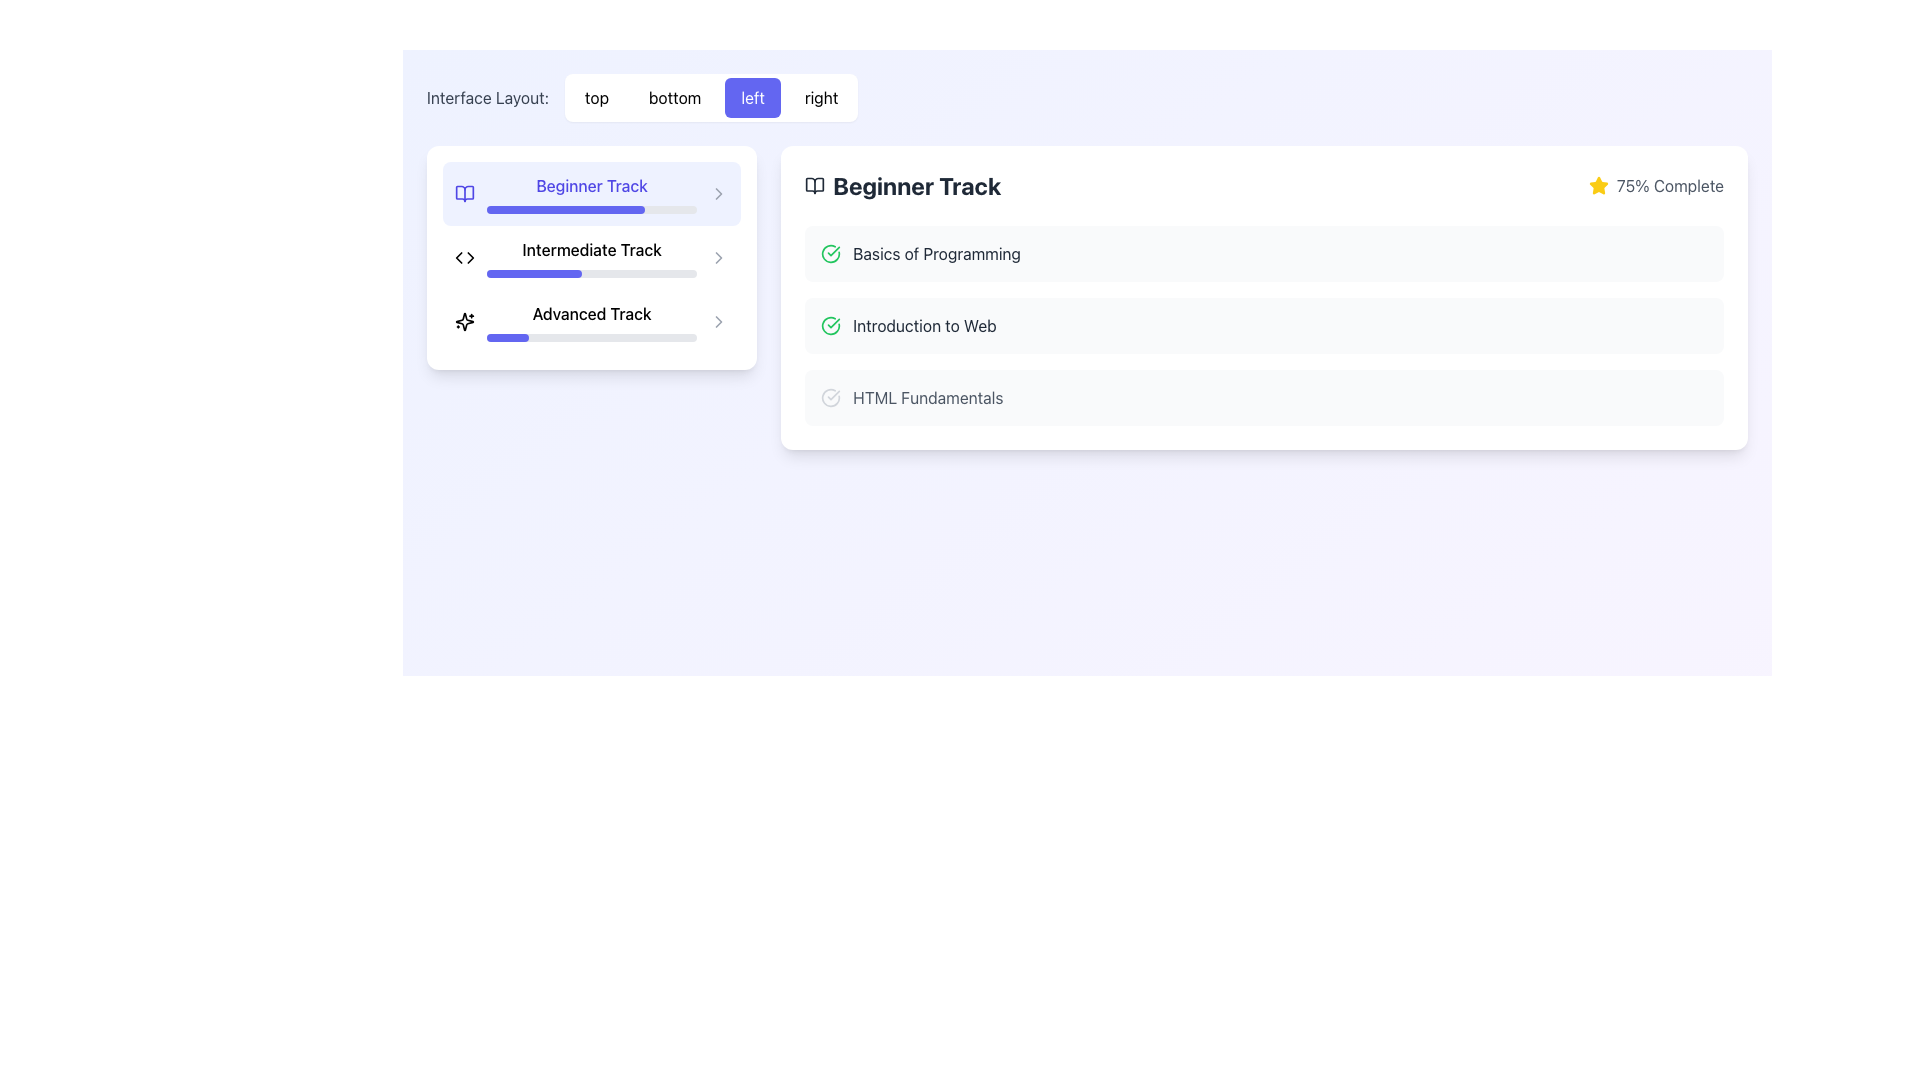  Describe the element at coordinates (1263, 325) in the screenshot. I see `the list item labeled 'Introduction` at that location.